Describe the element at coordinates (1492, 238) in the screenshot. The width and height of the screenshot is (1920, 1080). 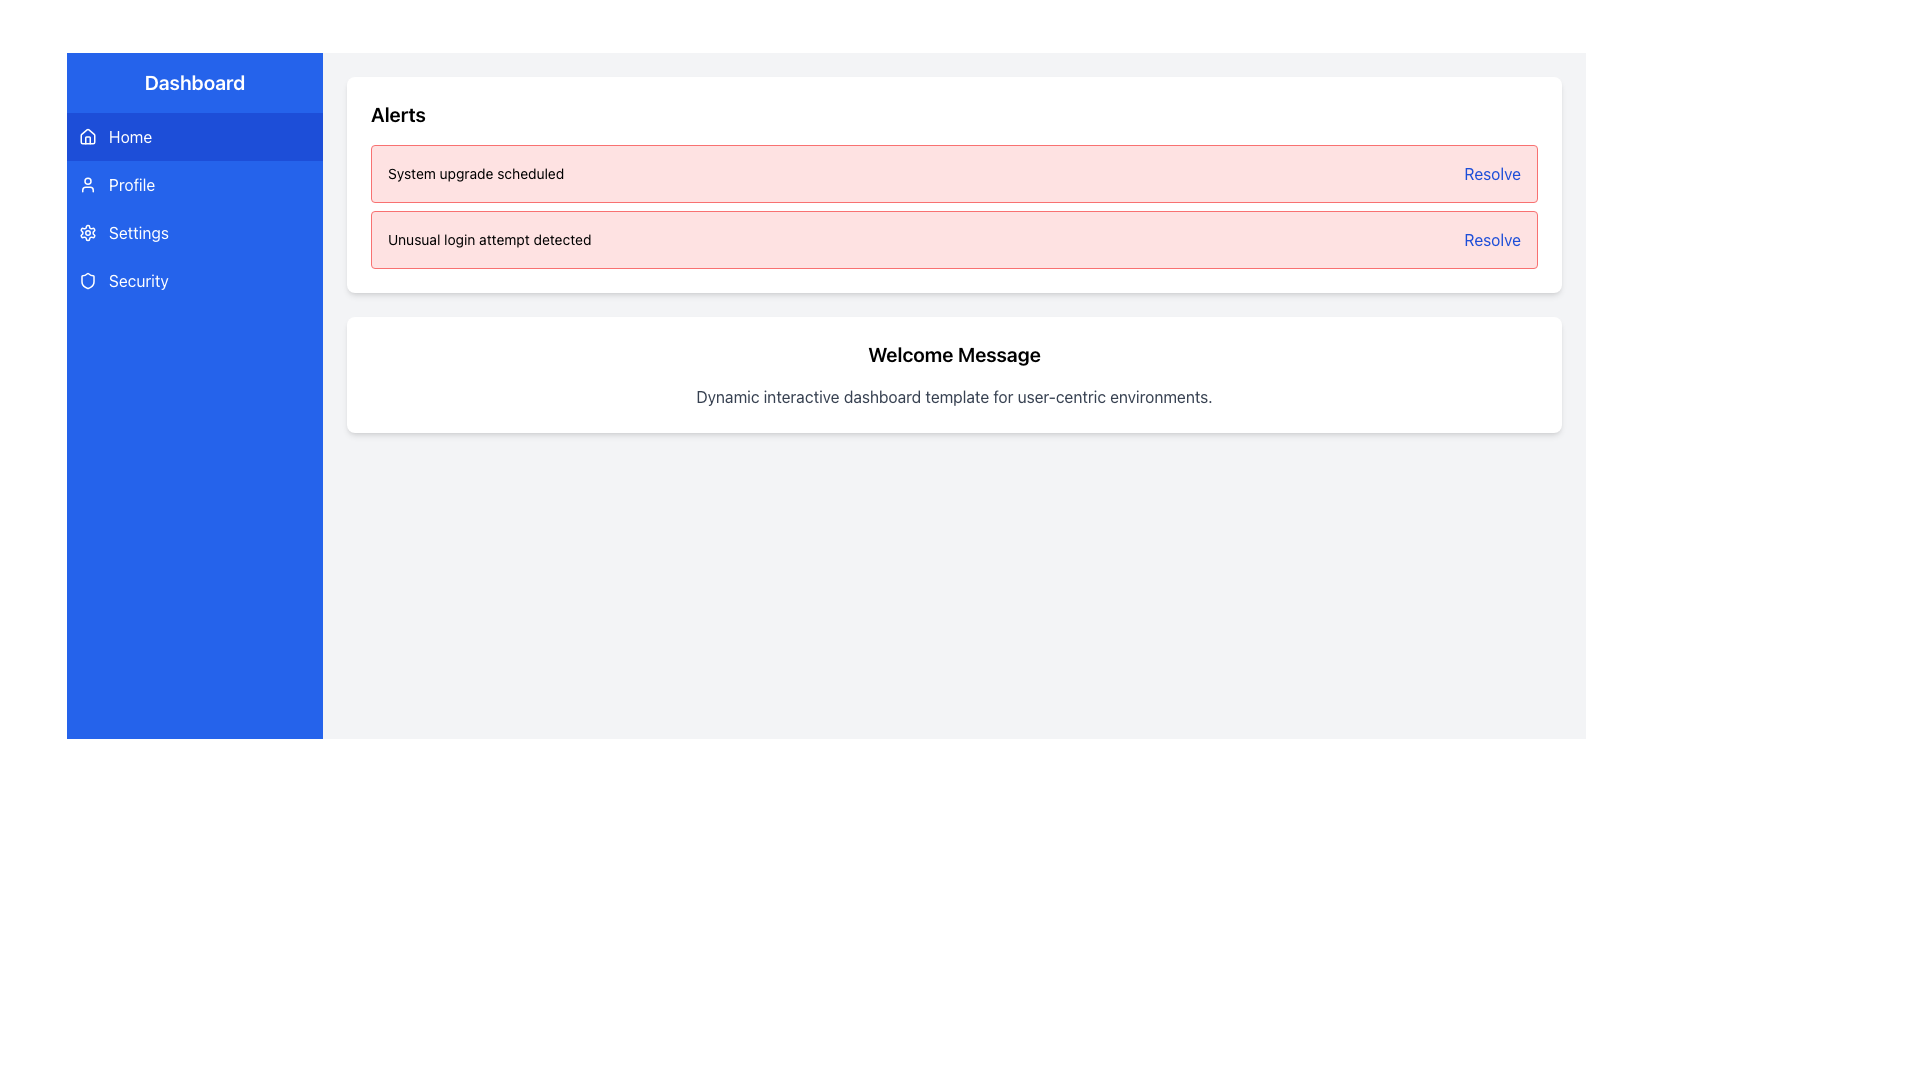
I see `the link styled as text located at the top-right corner of the second alert box in the 'Alerts' section of the dashboard to initiate the resolution process for the alert regarding 'Unusual login attempt detected'` at that location.